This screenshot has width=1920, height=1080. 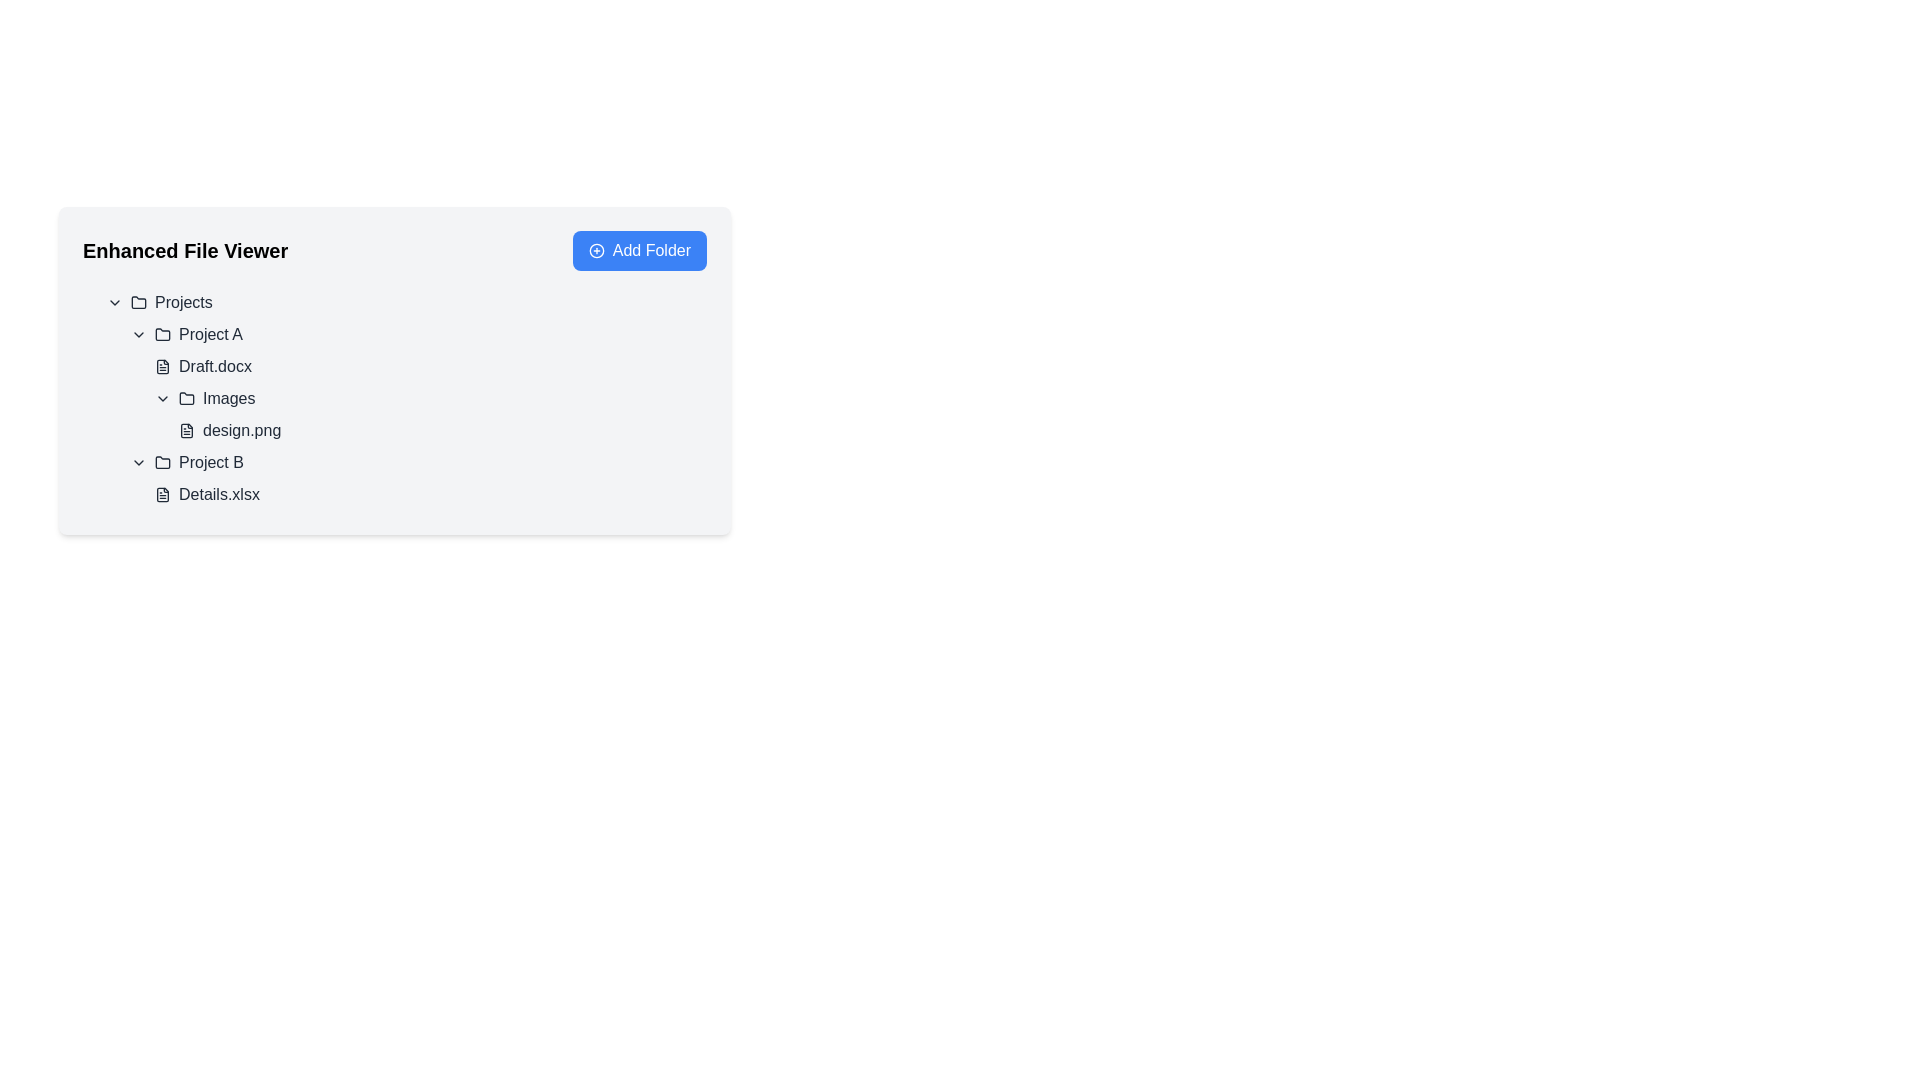 I want to click on the file icon representing 'Draft.docx' located to the left of the text, so click(x=163, y=366).